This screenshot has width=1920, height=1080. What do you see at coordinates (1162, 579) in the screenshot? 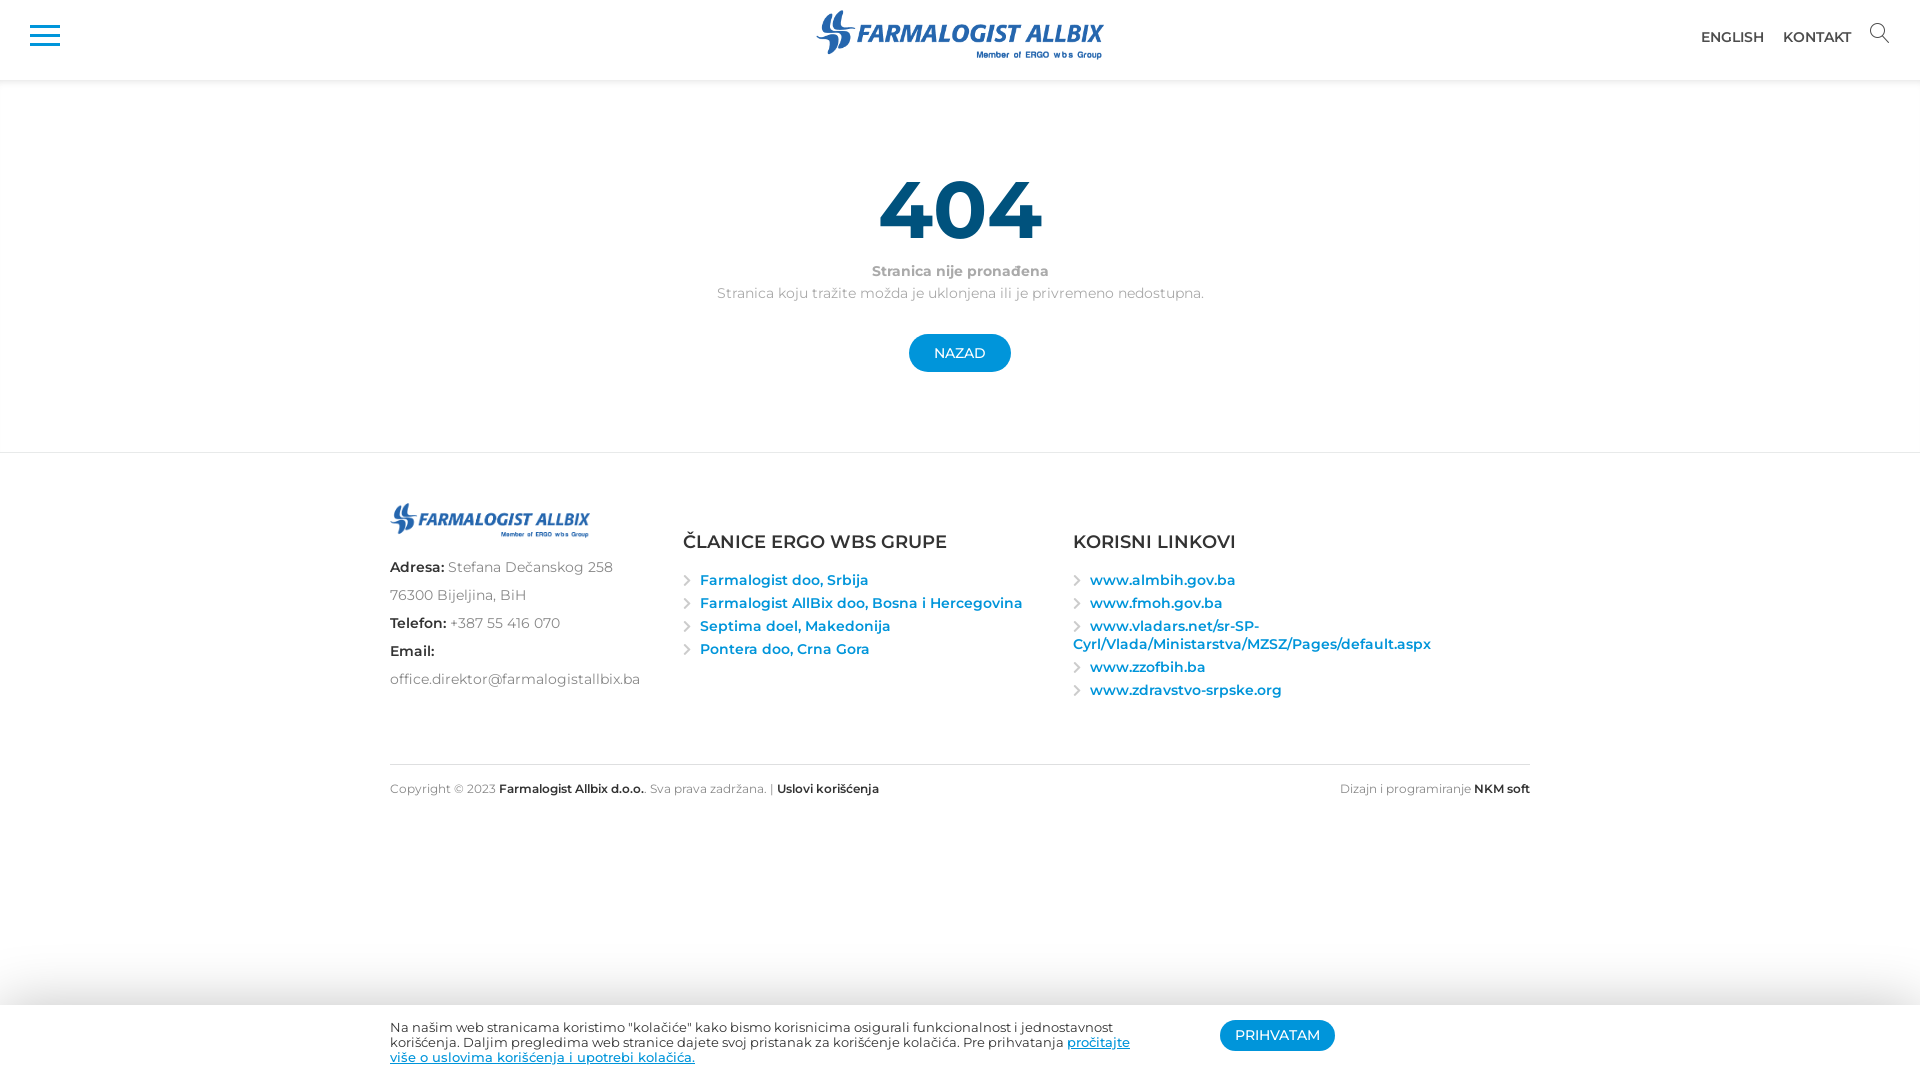
I see `'www.almbih.gov.ba'` at bounding box center [1162, 579].